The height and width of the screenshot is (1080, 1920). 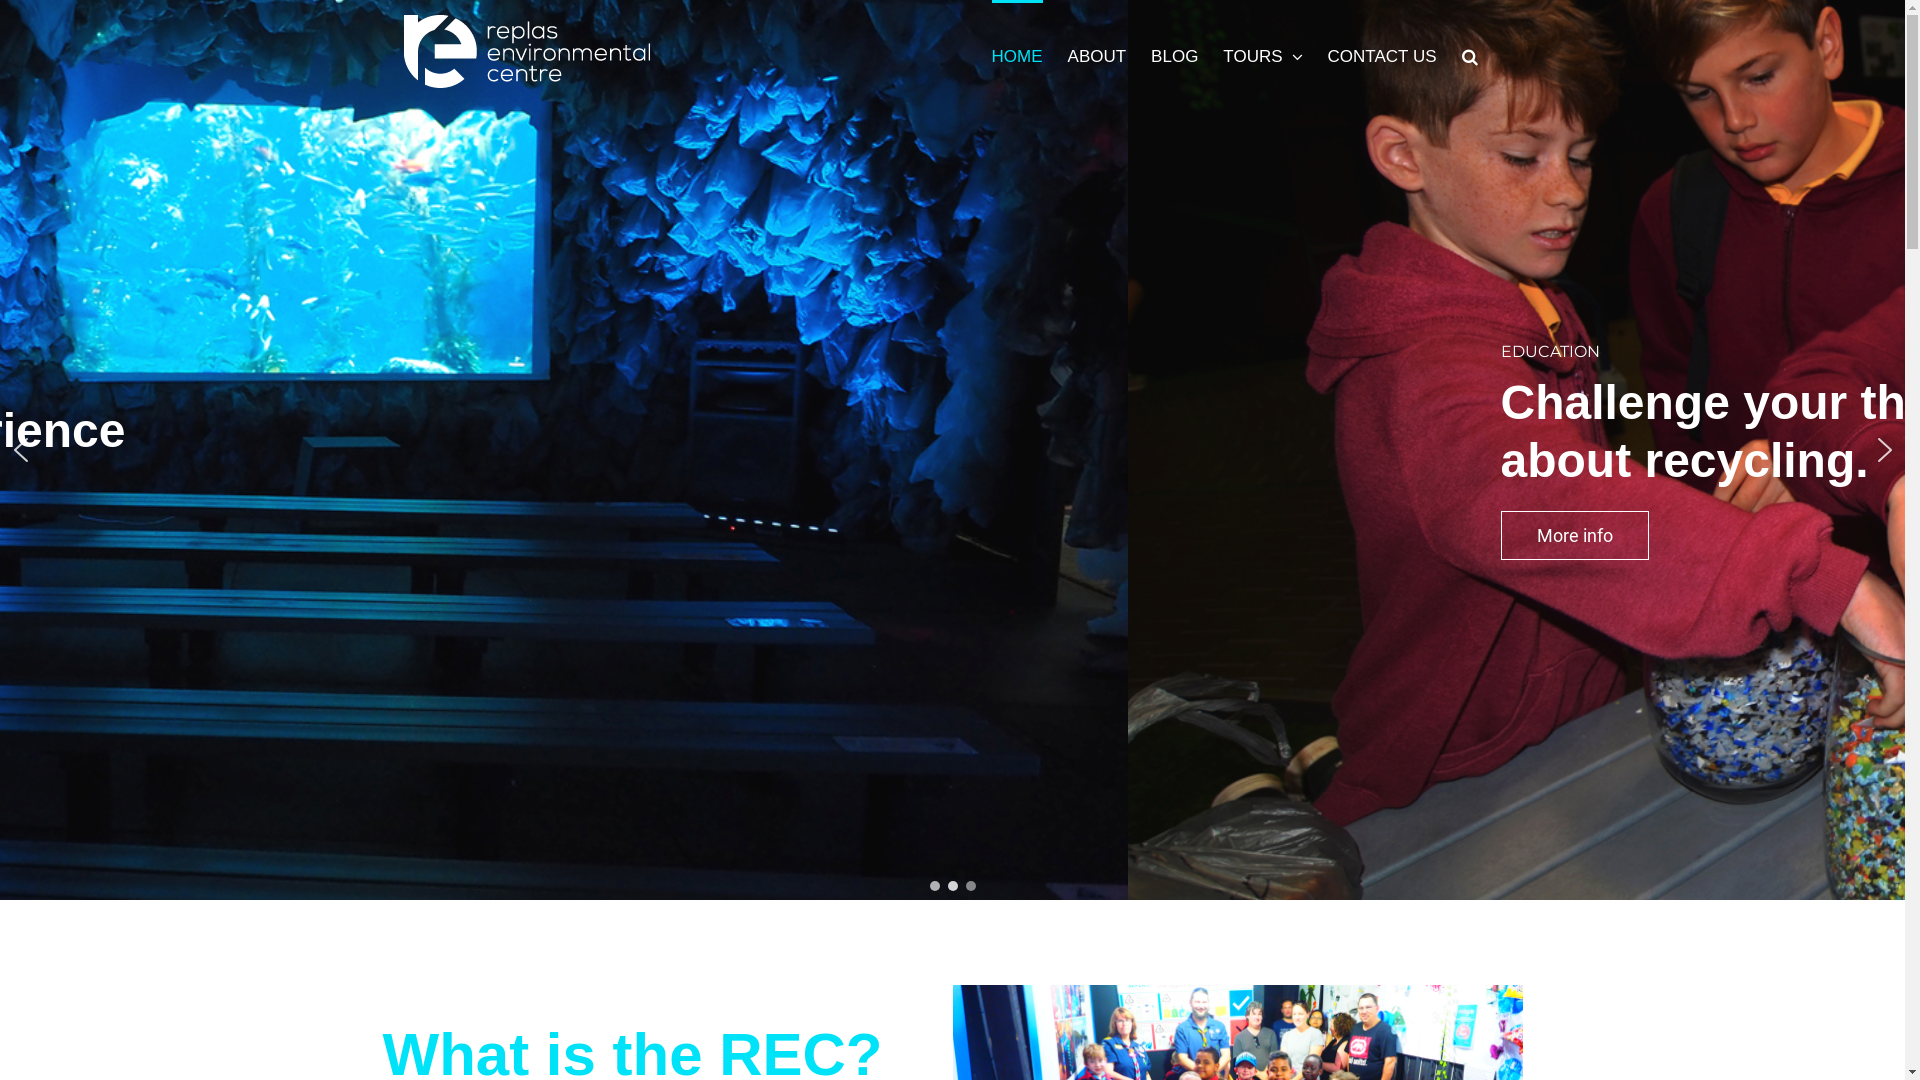 What do you see at coordinates (445, 557) in the screenshot?
I see `'Book now'` at bounding box center [445, 557].